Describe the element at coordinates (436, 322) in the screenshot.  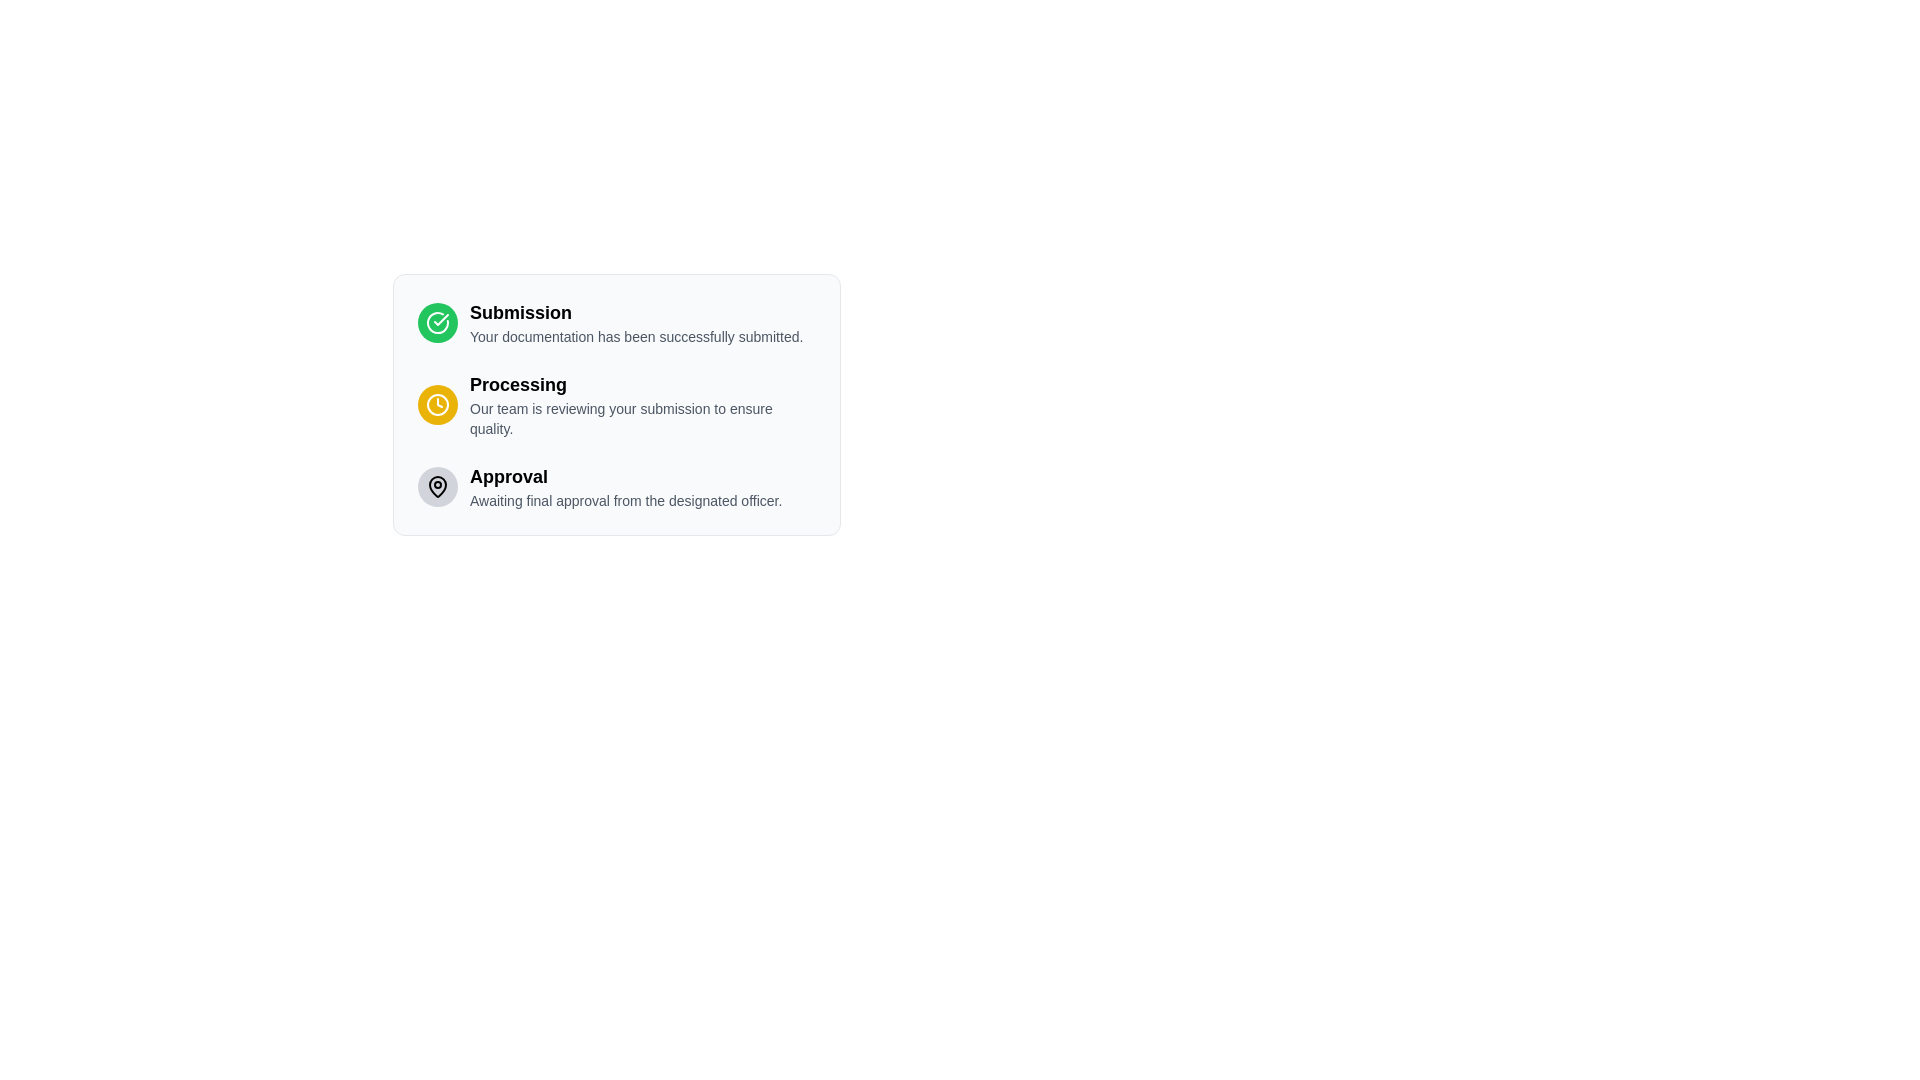
I see `the status icon indicator that visually indicates the successful completion of a submission process, located to the left of the text 'Submission' and the description 'Your documentation has been successfully submitted.'` at that location.